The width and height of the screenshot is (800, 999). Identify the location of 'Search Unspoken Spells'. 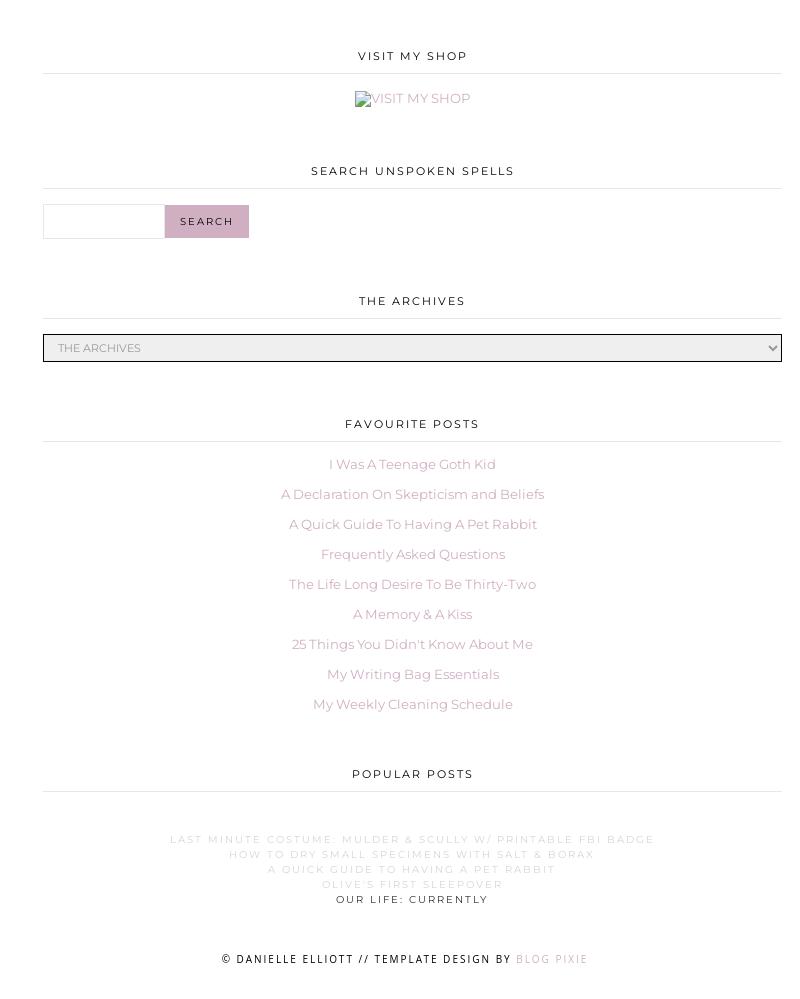
(309, 170).